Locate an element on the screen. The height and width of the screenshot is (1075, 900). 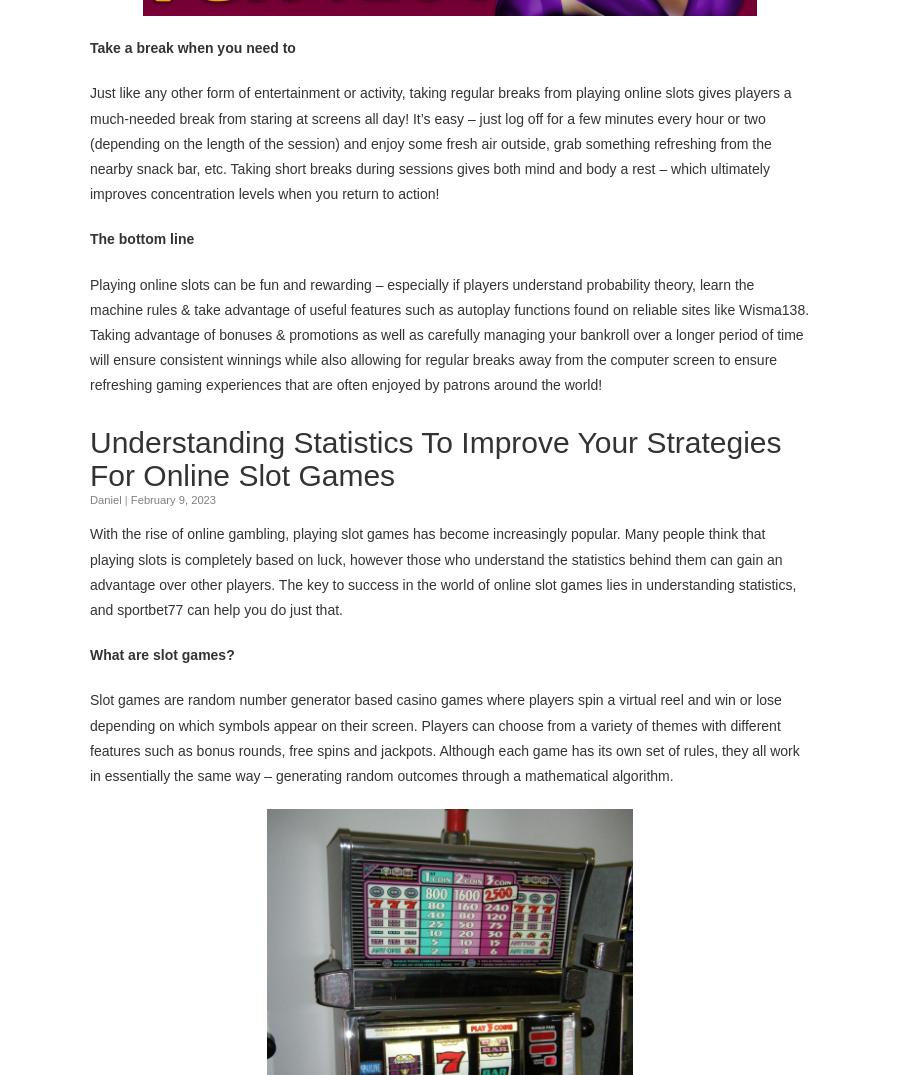
'Slot games are random number generator based casino games where players spin a virtual reel and win or lose depending on which symbols appear on their screen. Players can choose from a variety of themes with different features such as bonus rounds, free spins and jackpots. Although each game has its own set of rules, they all work in essentially the same way – generating random outcomes through a mathematical algorithm.' is located at coordinates (89, 736).